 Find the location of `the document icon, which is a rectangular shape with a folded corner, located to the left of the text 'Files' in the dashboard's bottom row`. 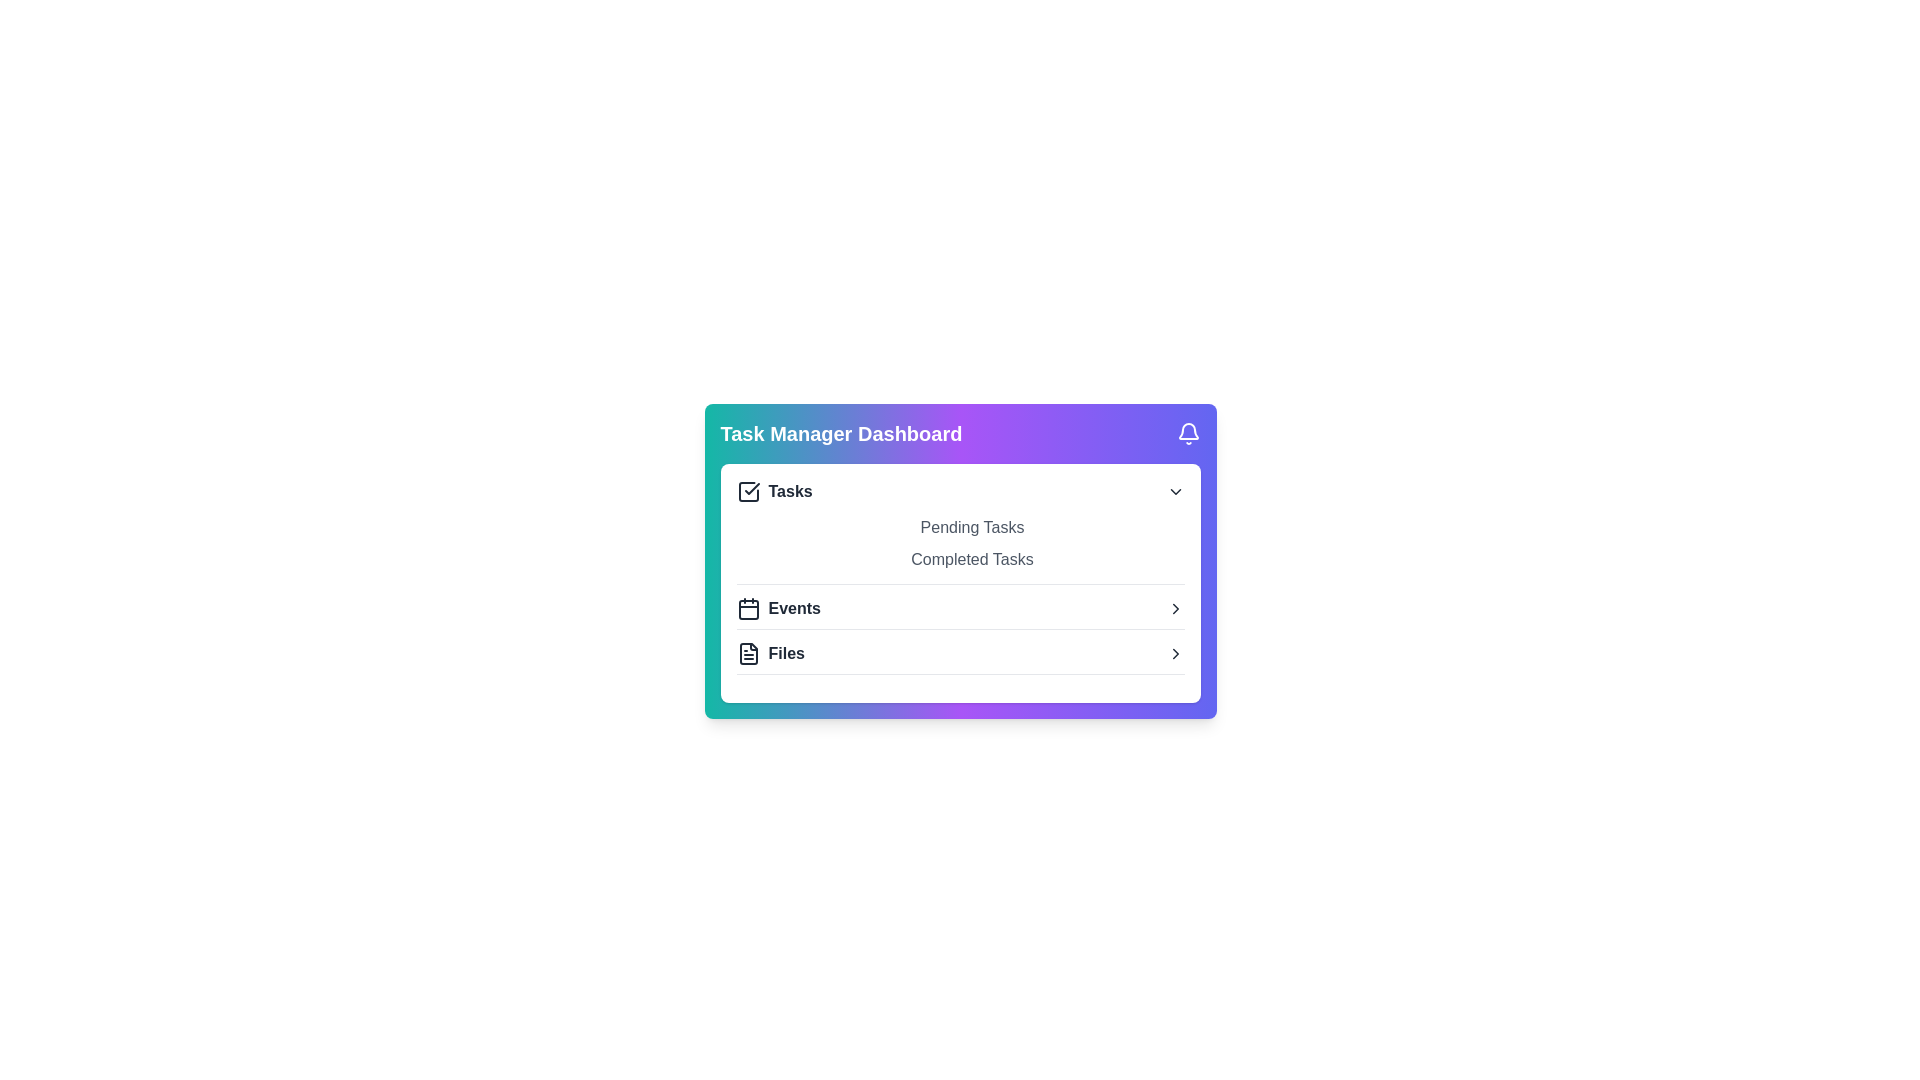

the document icon, which is a rectangular shape with a folded corner, located to the left of the text 'Files' in the dashboard's bottom row is located at coordinates (747, 654).